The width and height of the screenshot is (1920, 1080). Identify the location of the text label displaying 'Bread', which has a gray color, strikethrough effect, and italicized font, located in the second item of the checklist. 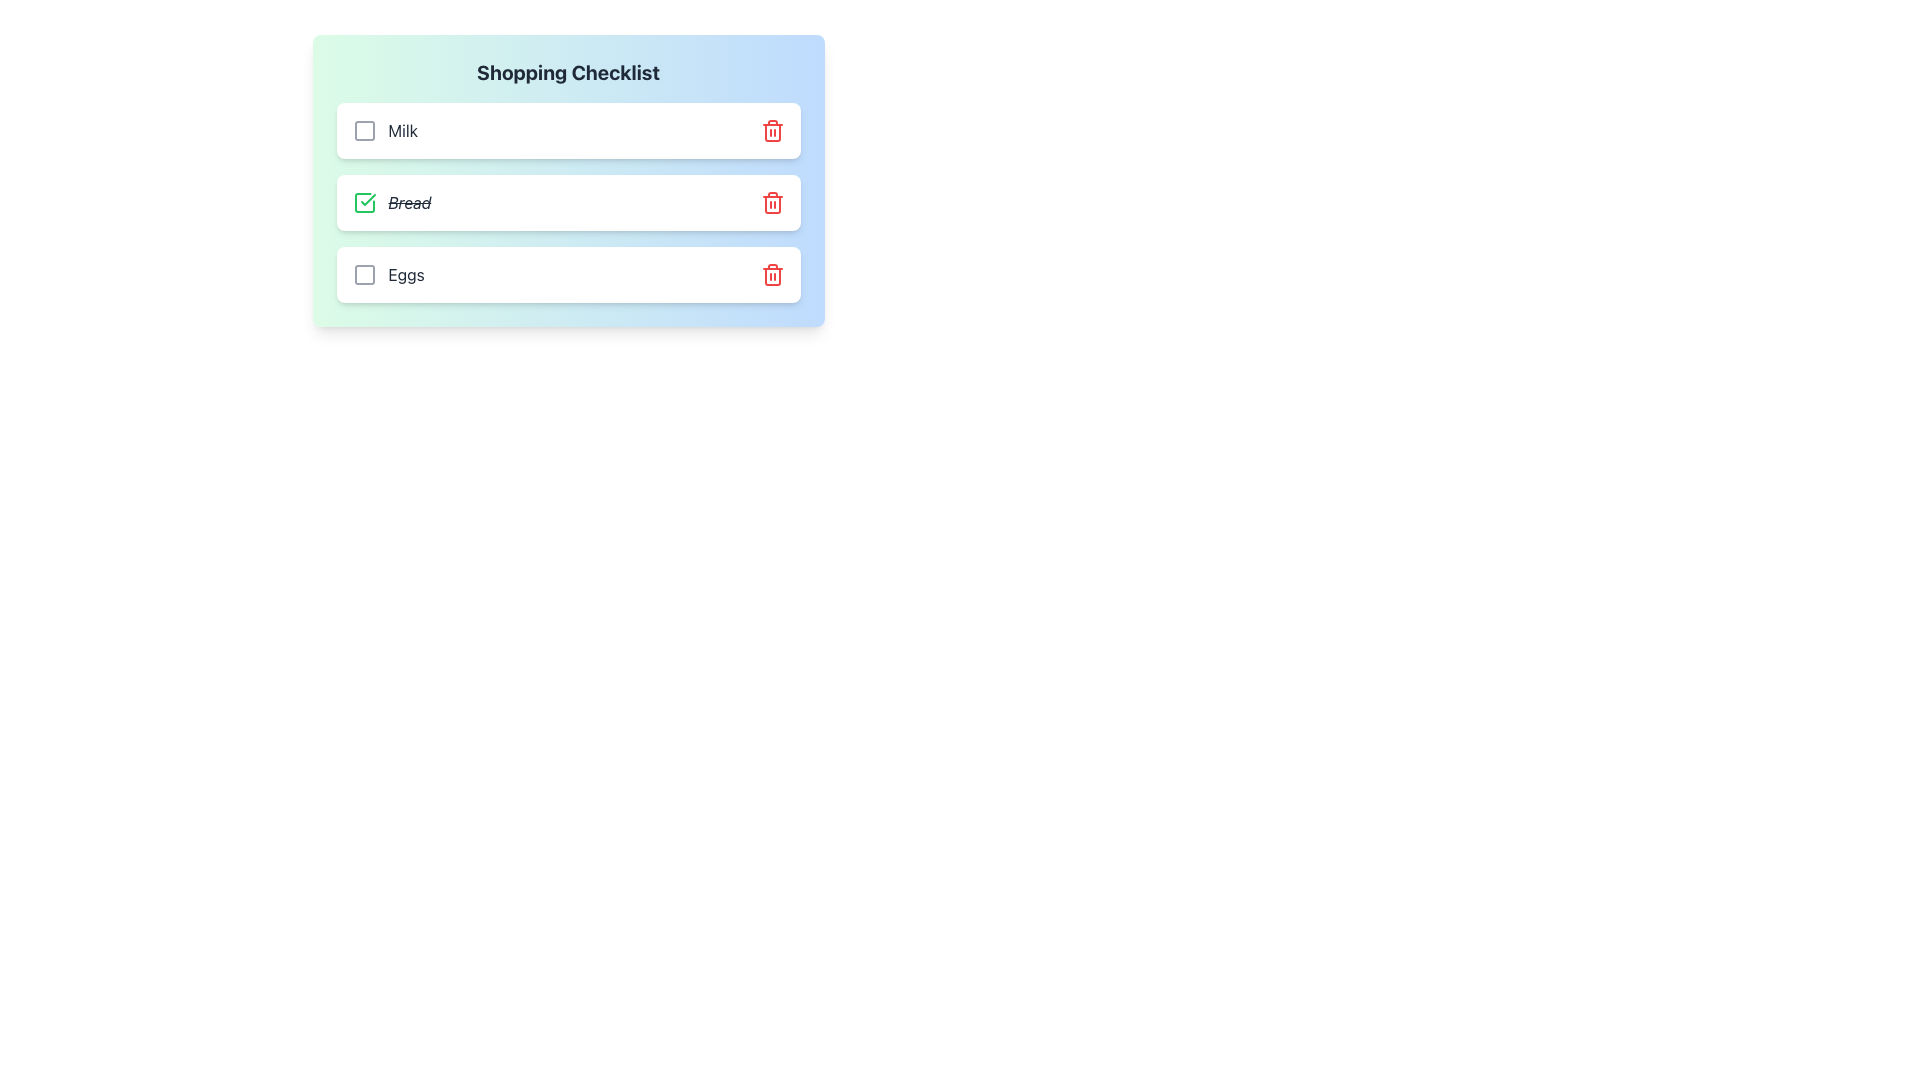
(408, 203).